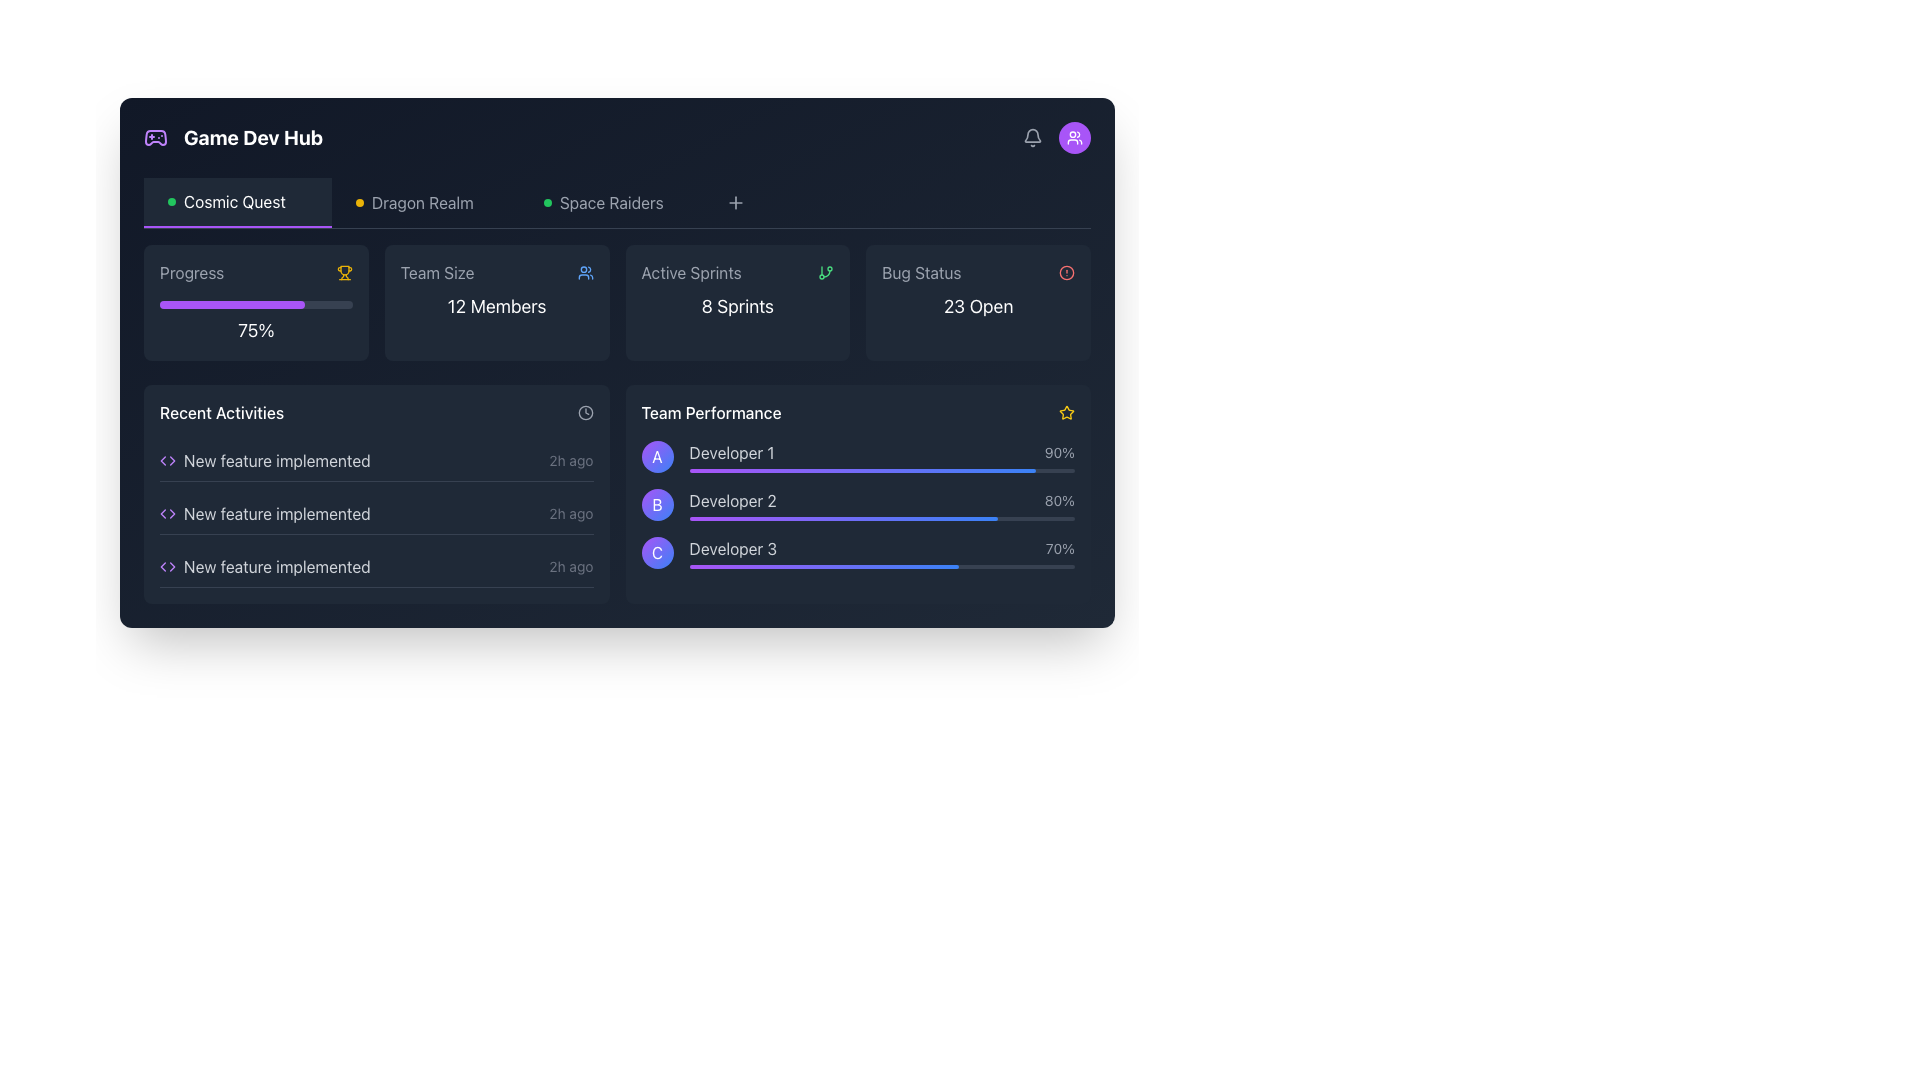 Image resolution: width=1920 pixels, height=1080 pixels. I want to click on 'Developer 3' badge located in the bottom-right section of the 'Team Performance' panel, which serves as a label for a team member, so click(657, 552).